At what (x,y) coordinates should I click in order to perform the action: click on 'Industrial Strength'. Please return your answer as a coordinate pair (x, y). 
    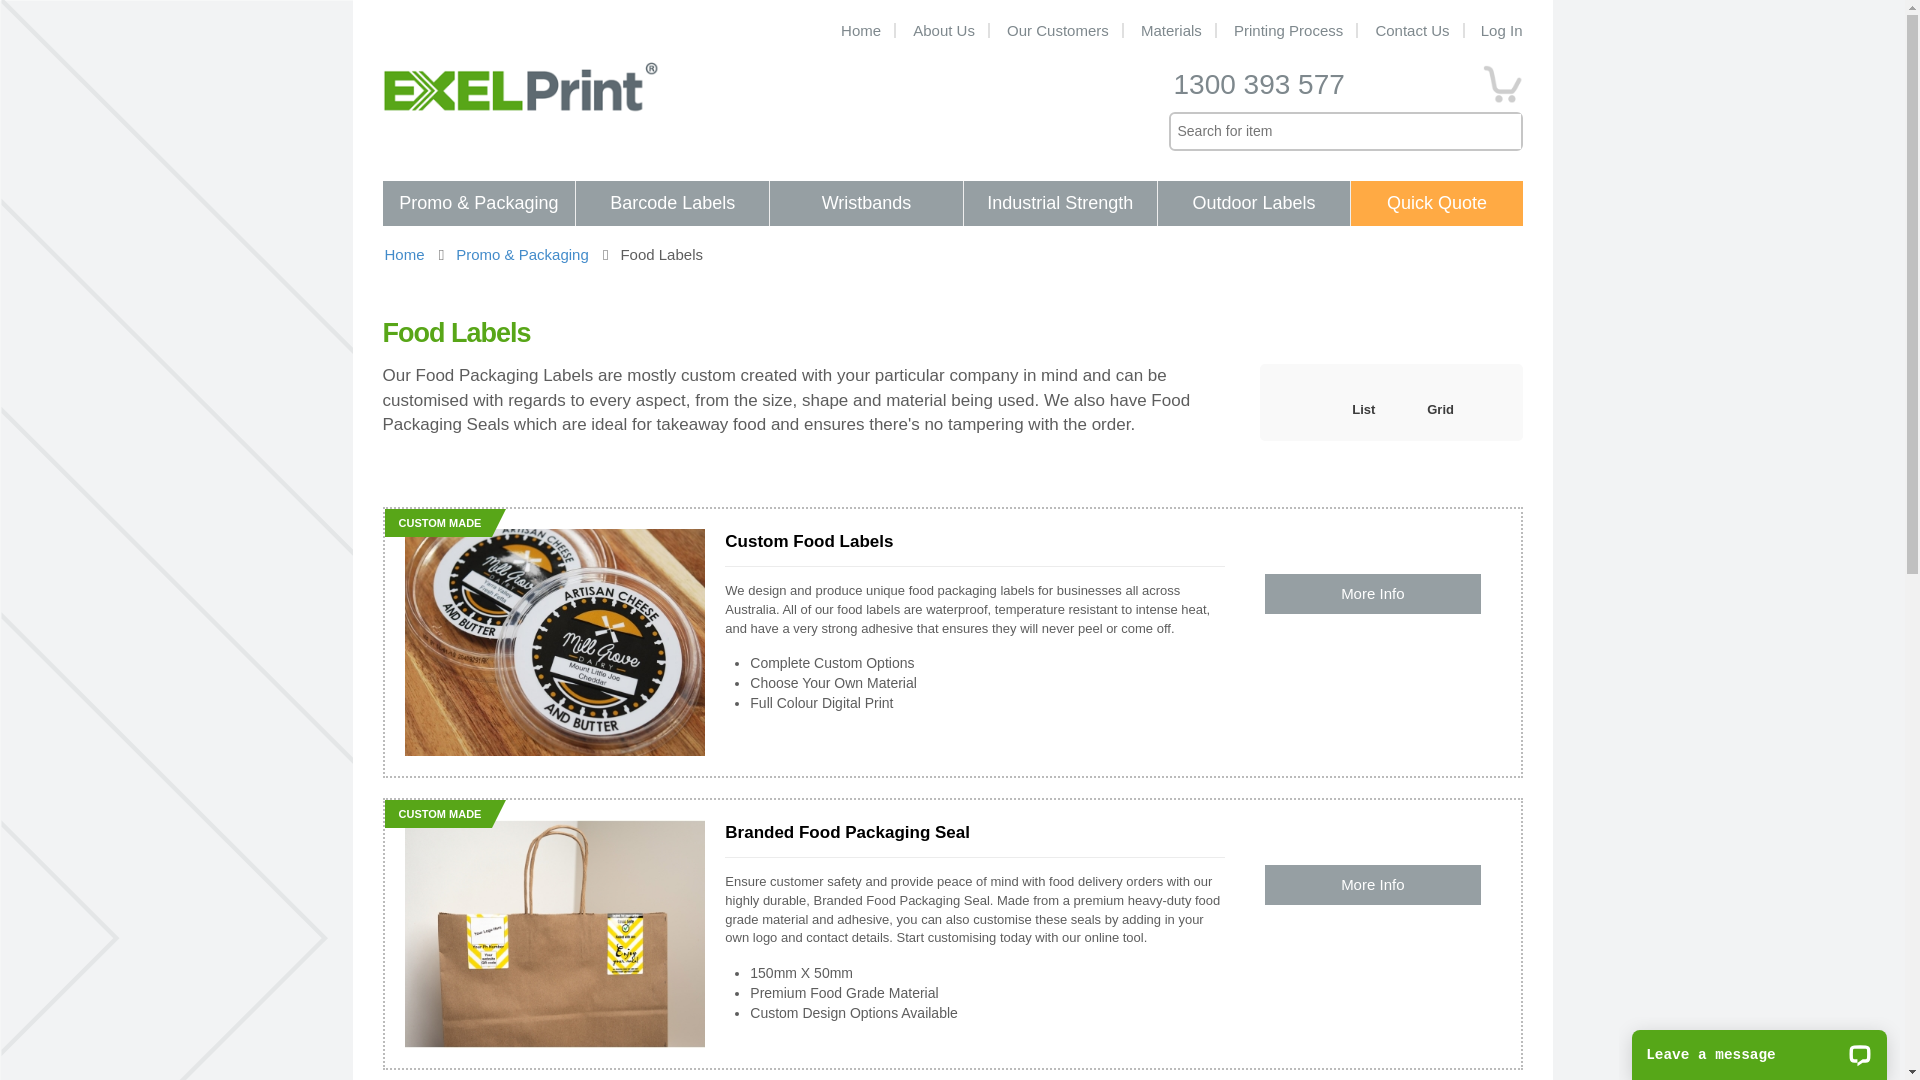
    Looking at the image, I should click on (1059, 203).